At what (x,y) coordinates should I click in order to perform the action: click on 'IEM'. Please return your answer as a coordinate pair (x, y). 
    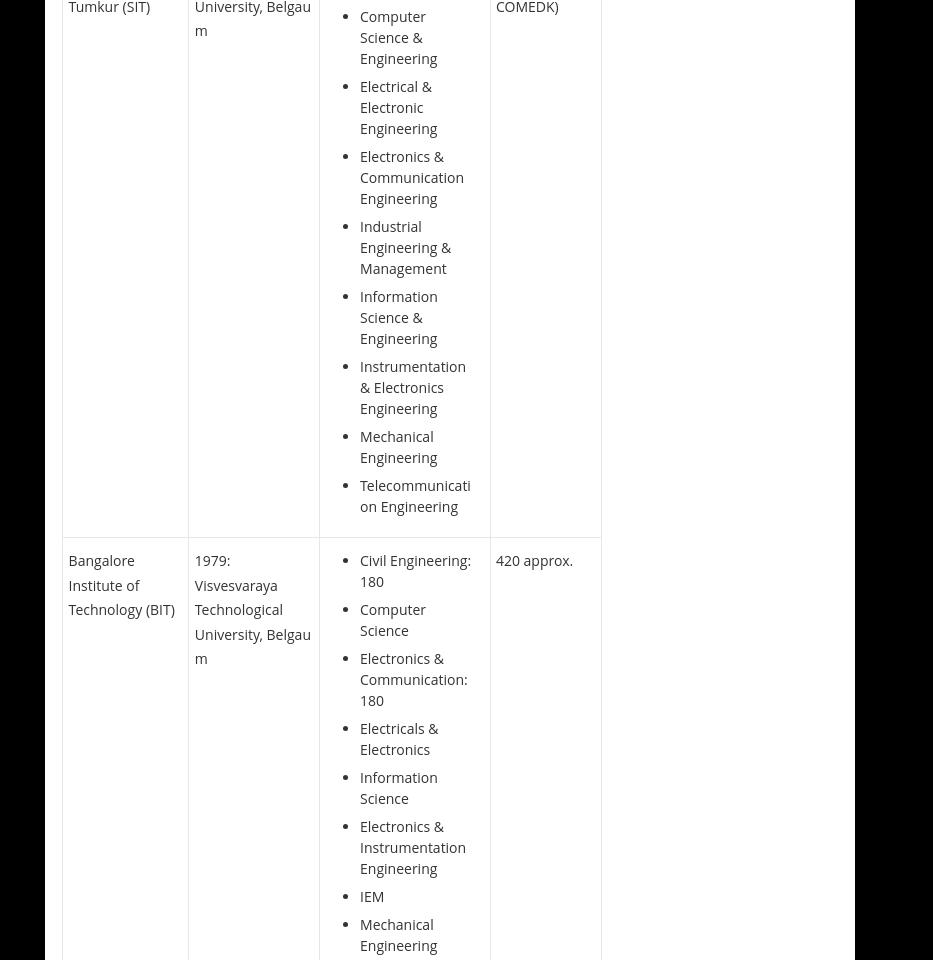
    Looking at the image, I should click on (359, 895).